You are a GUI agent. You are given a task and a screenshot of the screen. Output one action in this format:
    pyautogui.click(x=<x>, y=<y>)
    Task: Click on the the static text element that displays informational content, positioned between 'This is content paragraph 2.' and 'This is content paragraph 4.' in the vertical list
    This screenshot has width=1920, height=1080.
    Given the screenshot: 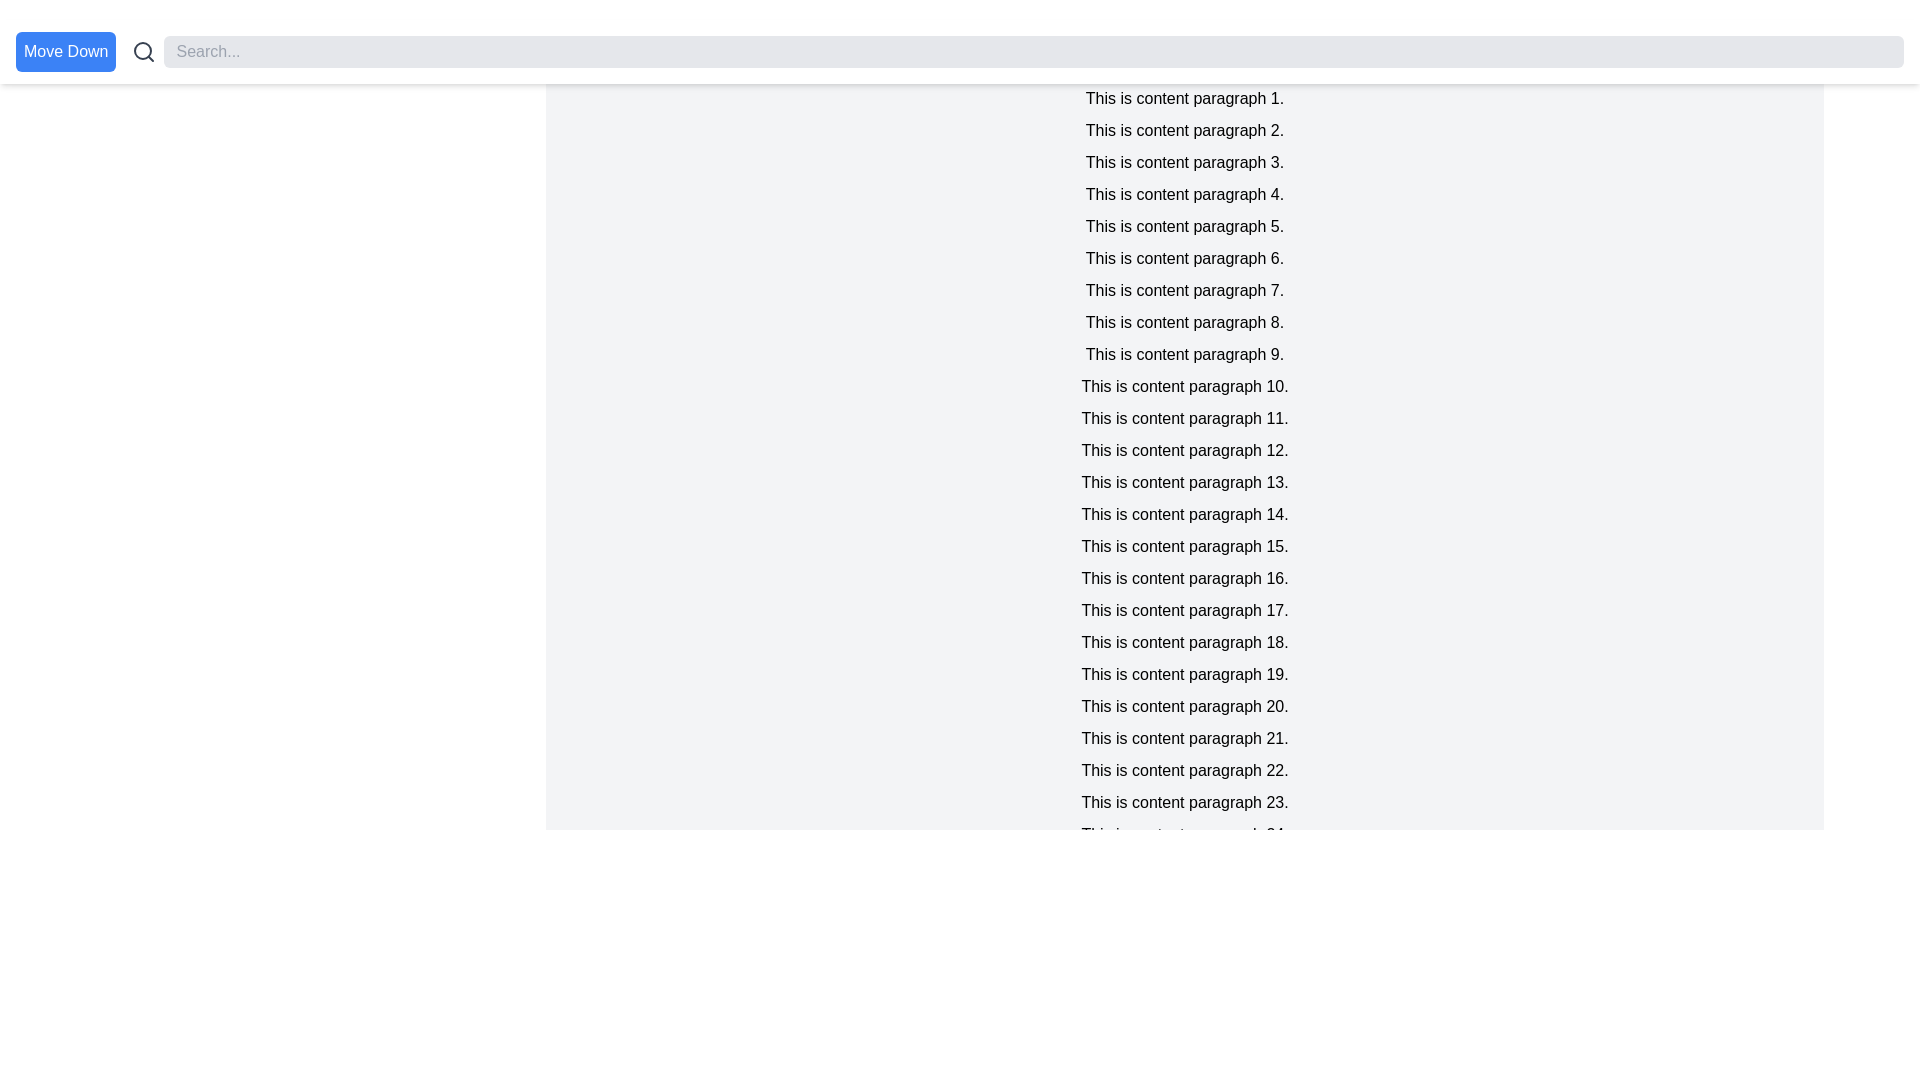 What is the action you would take?
    pyautogui.click(x=1185, y=161)
    